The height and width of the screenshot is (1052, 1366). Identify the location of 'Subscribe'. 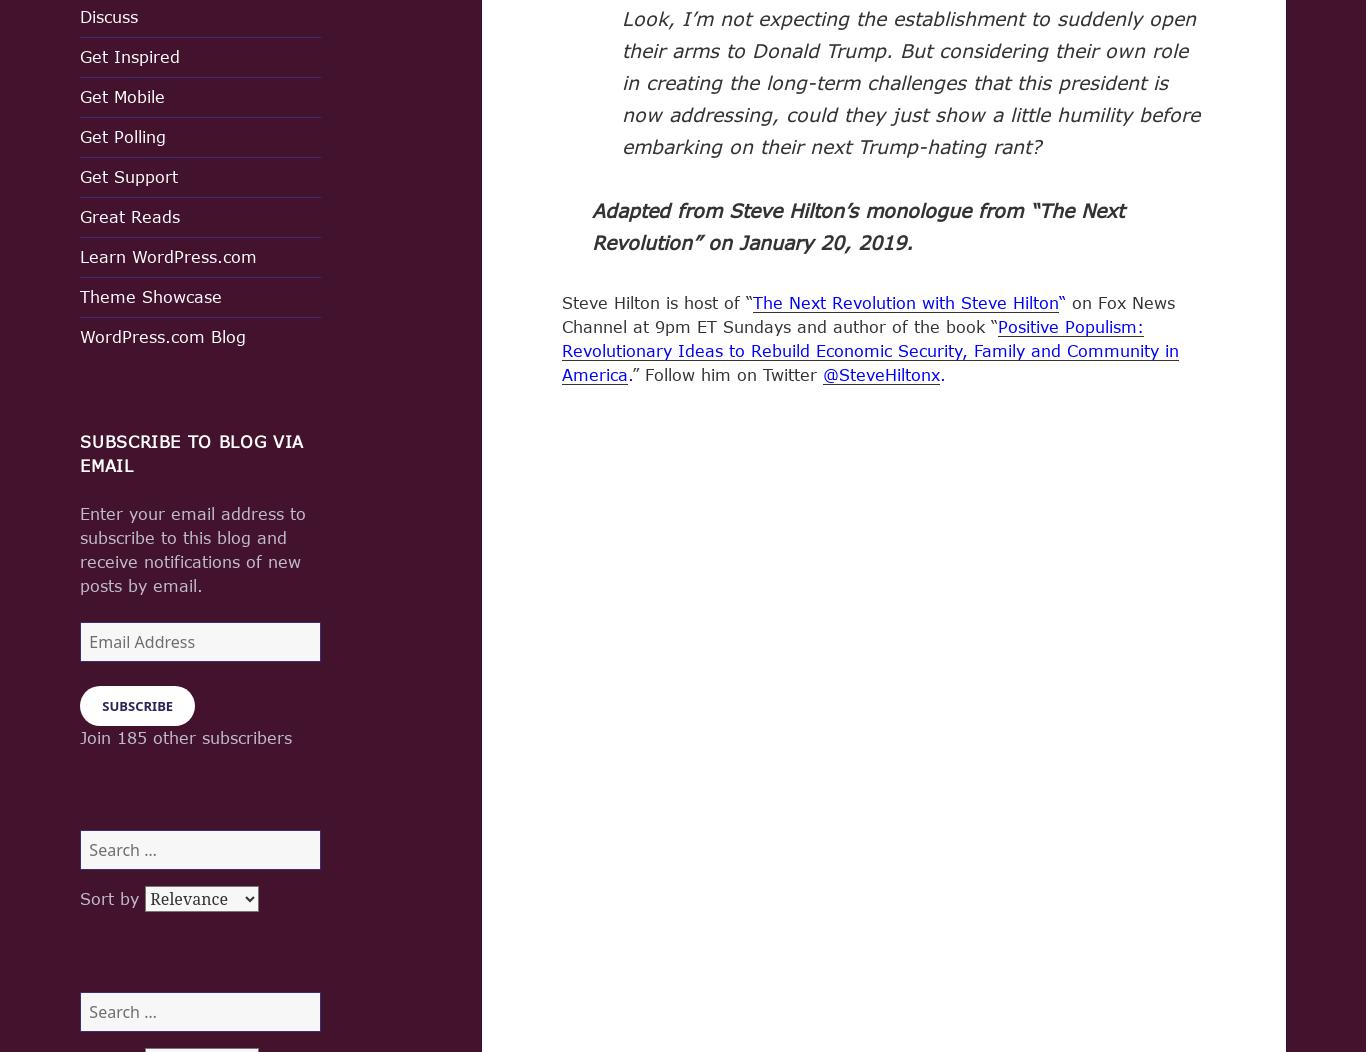
(136, 705).